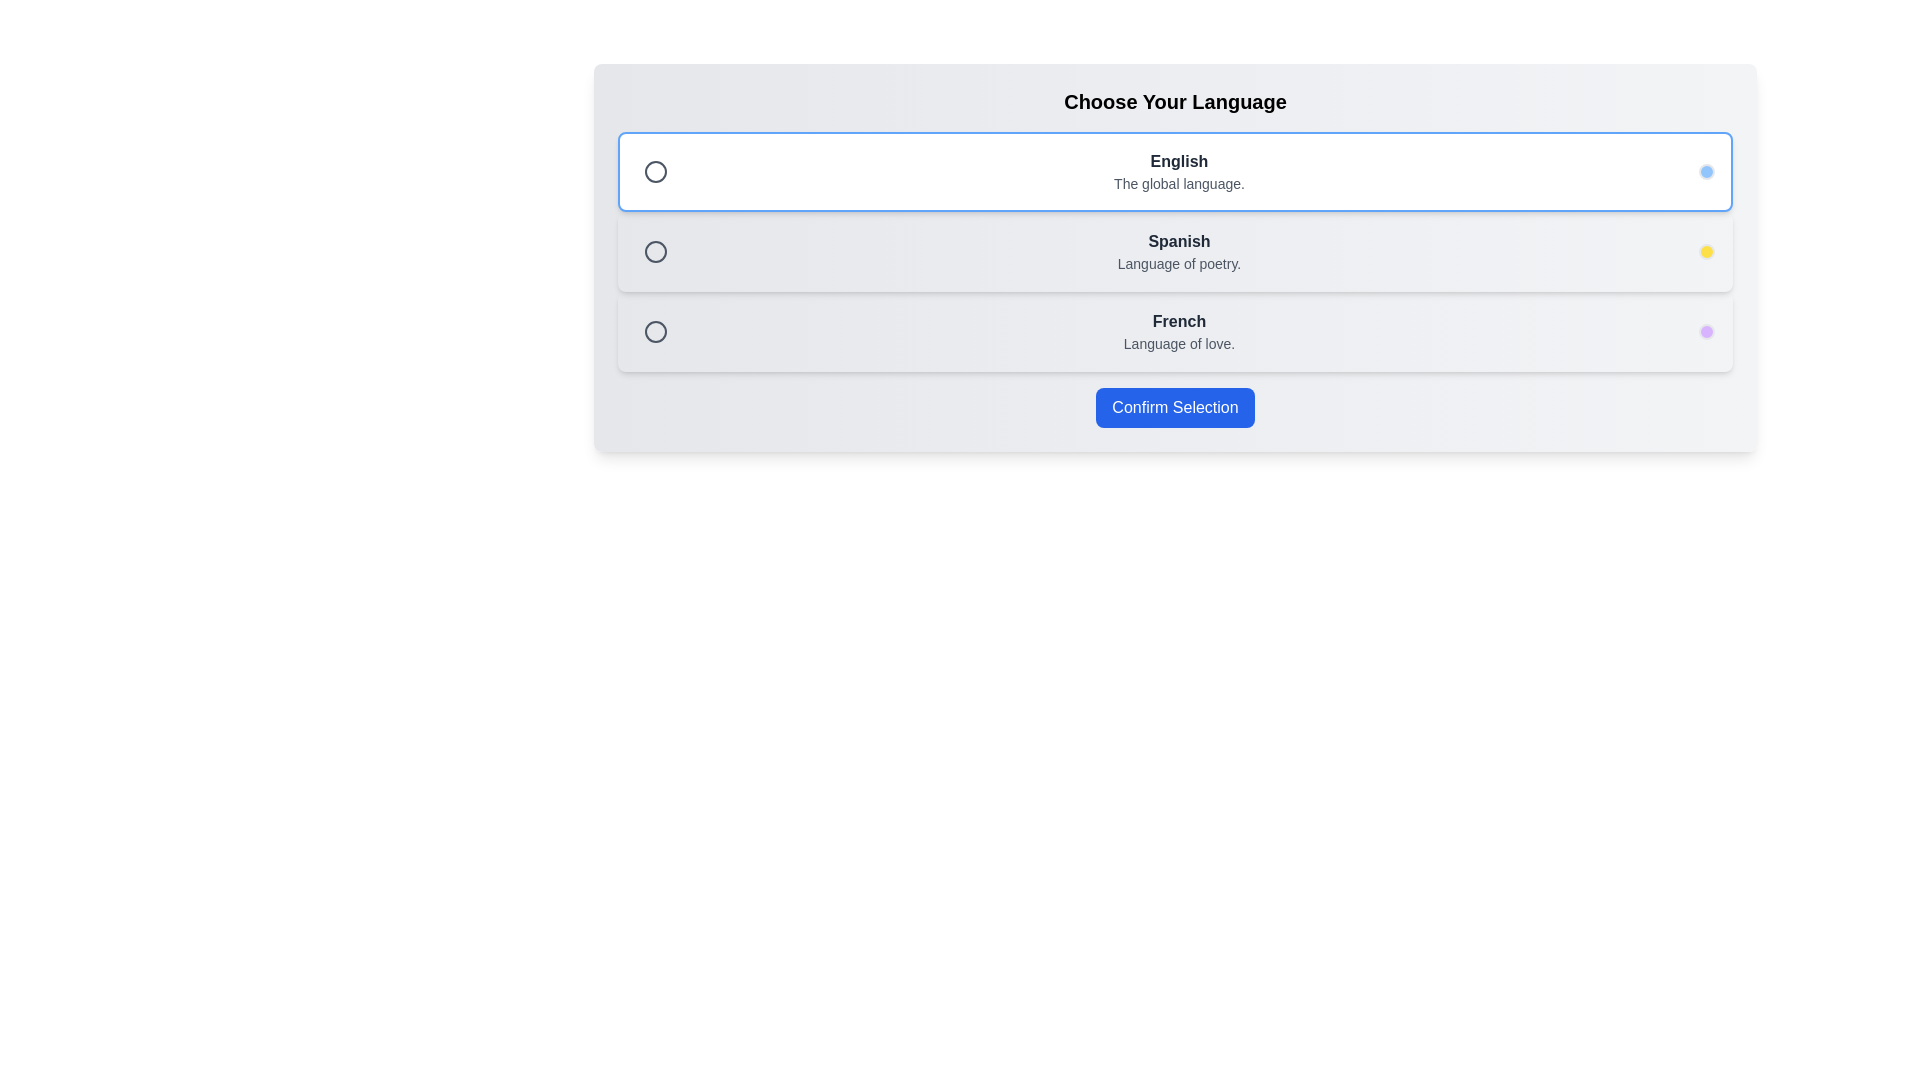 The width and height of the screenshot is (1920, 1080). Describe the element at coordinates (1175, 330) in the screenshot. I see `the selectable item labeled 'French' with the subtitle 'Language of love'` at that location.